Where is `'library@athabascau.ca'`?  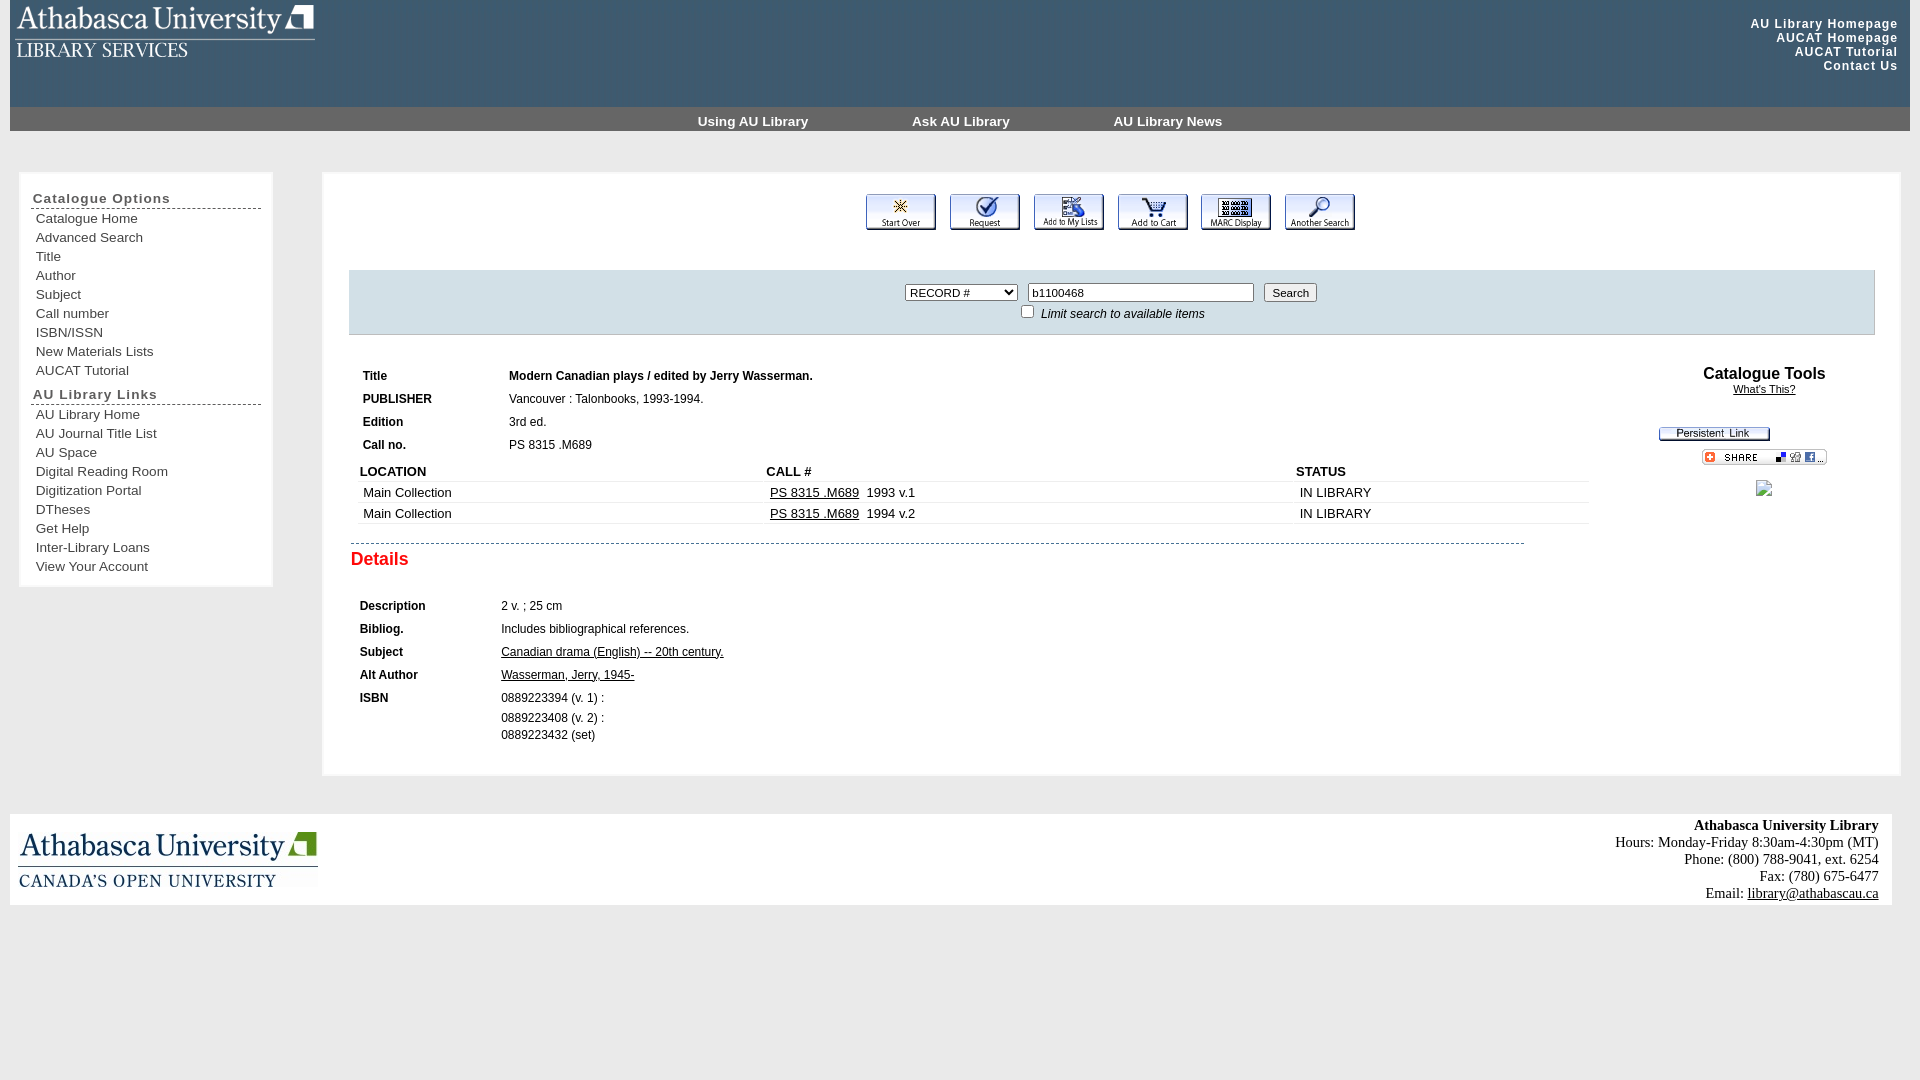
'library@athabascau.ca' is located at coordinates (1746, 892).